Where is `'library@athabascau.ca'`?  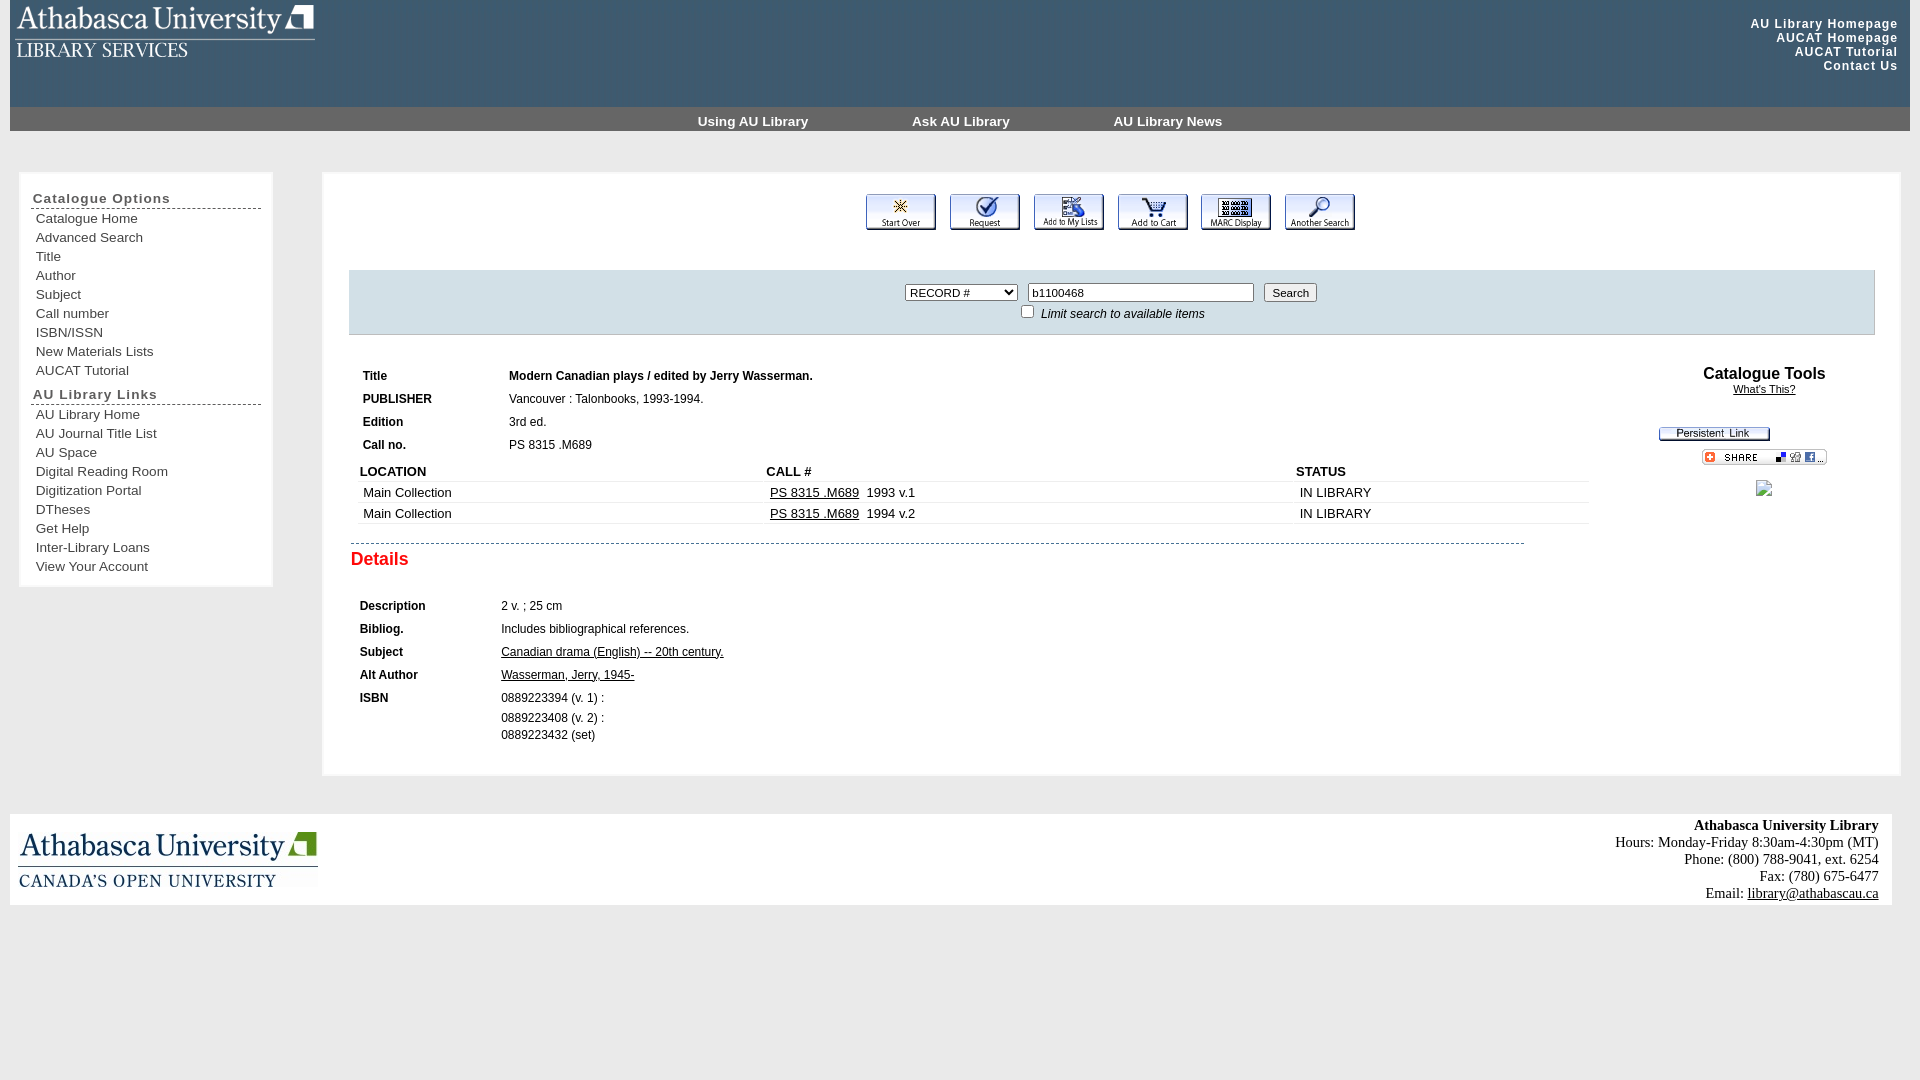
'library@athabascau.ca' is located at coordinates (1746, 892).